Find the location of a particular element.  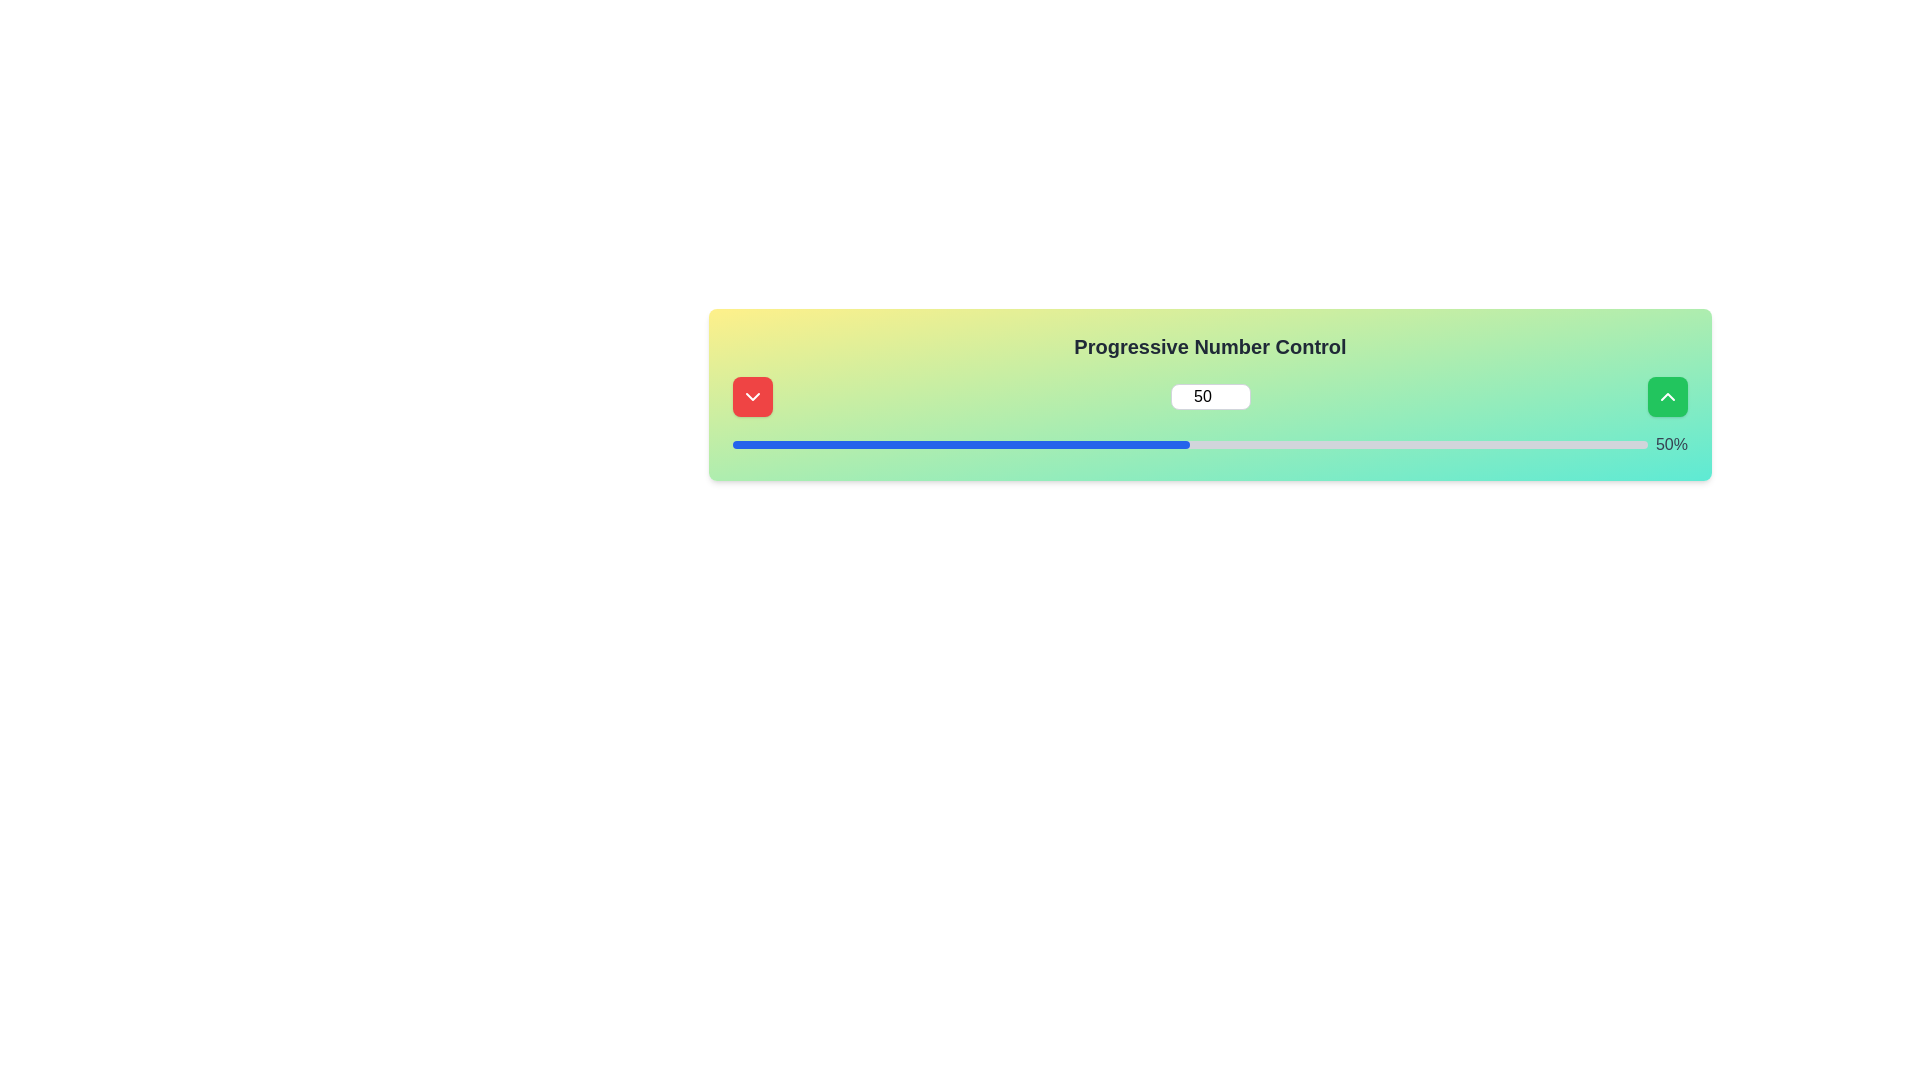

the slider value is located at coordinates (961, 443).